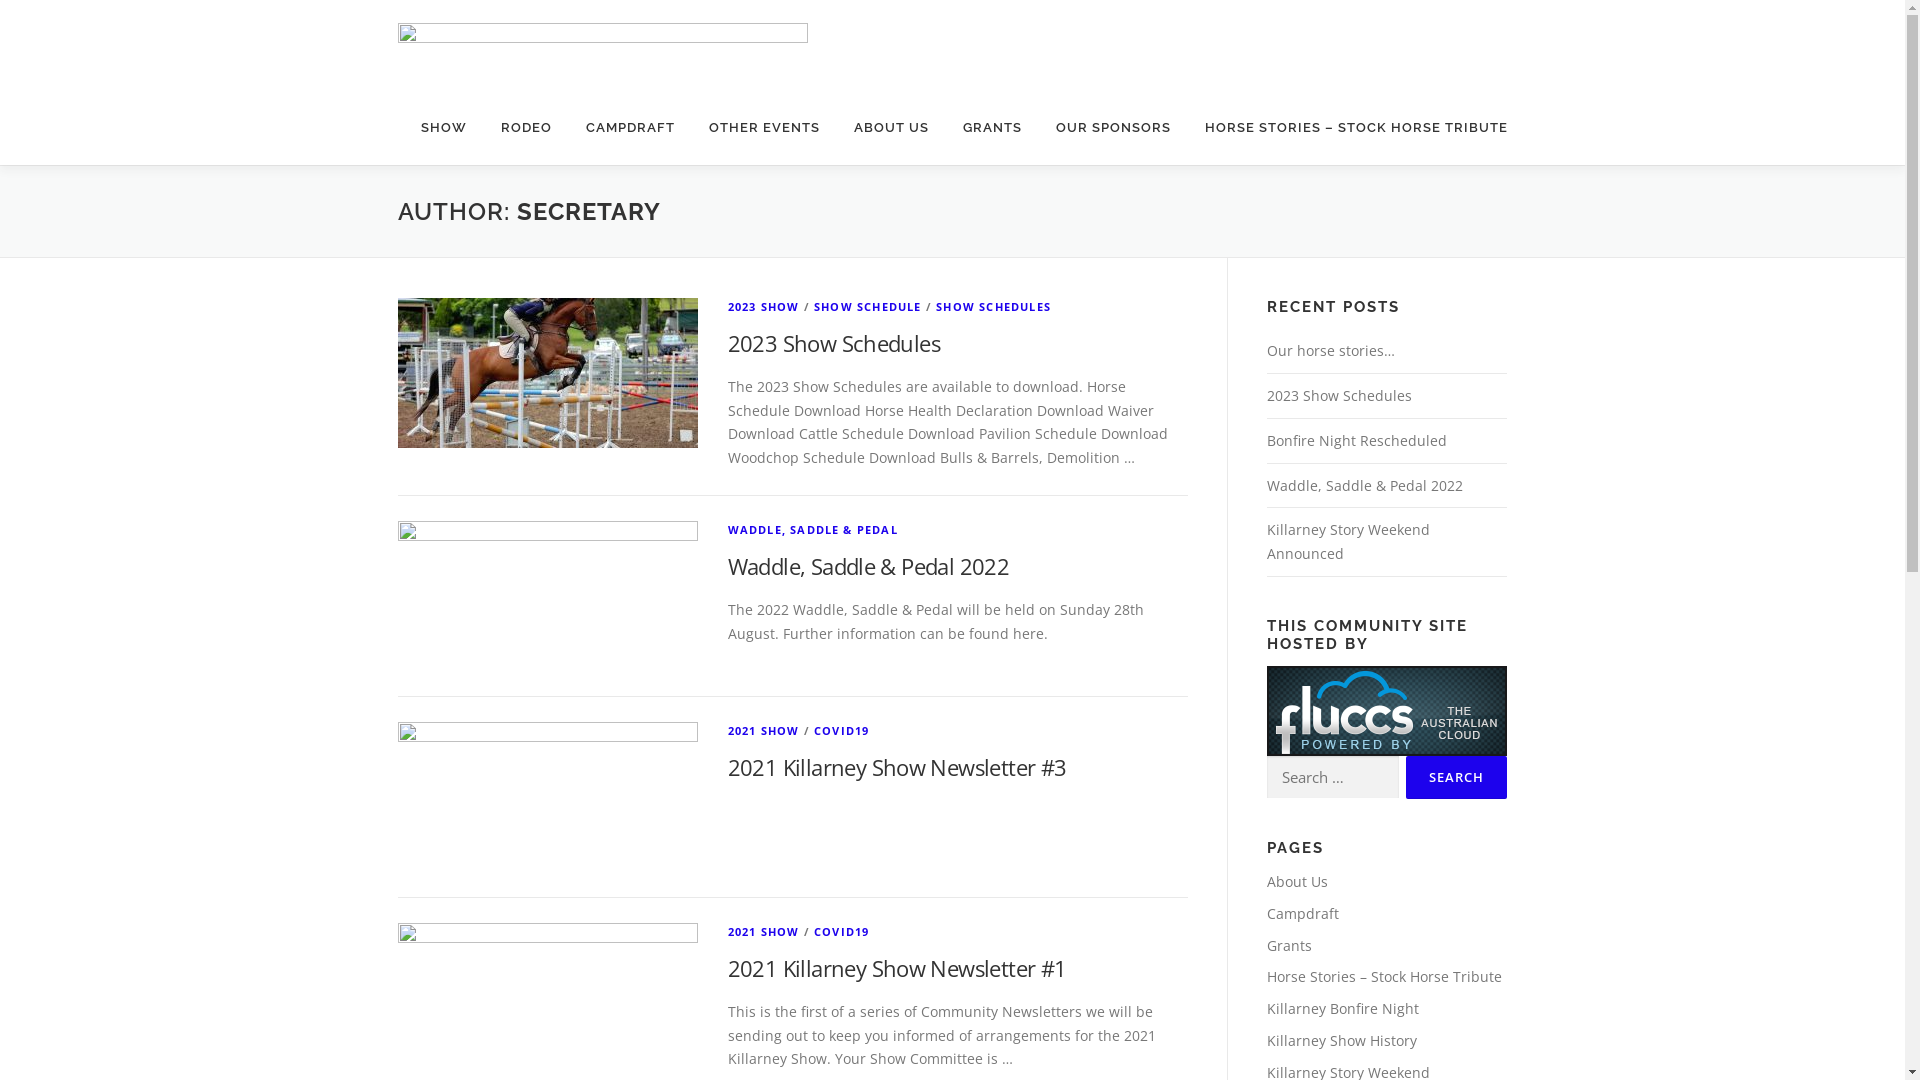  What do you see at coordinates (1347, 541) in the screenshot?
I see `'Killarney Story Weekend Announced'` at bounding box center [1347, 541].